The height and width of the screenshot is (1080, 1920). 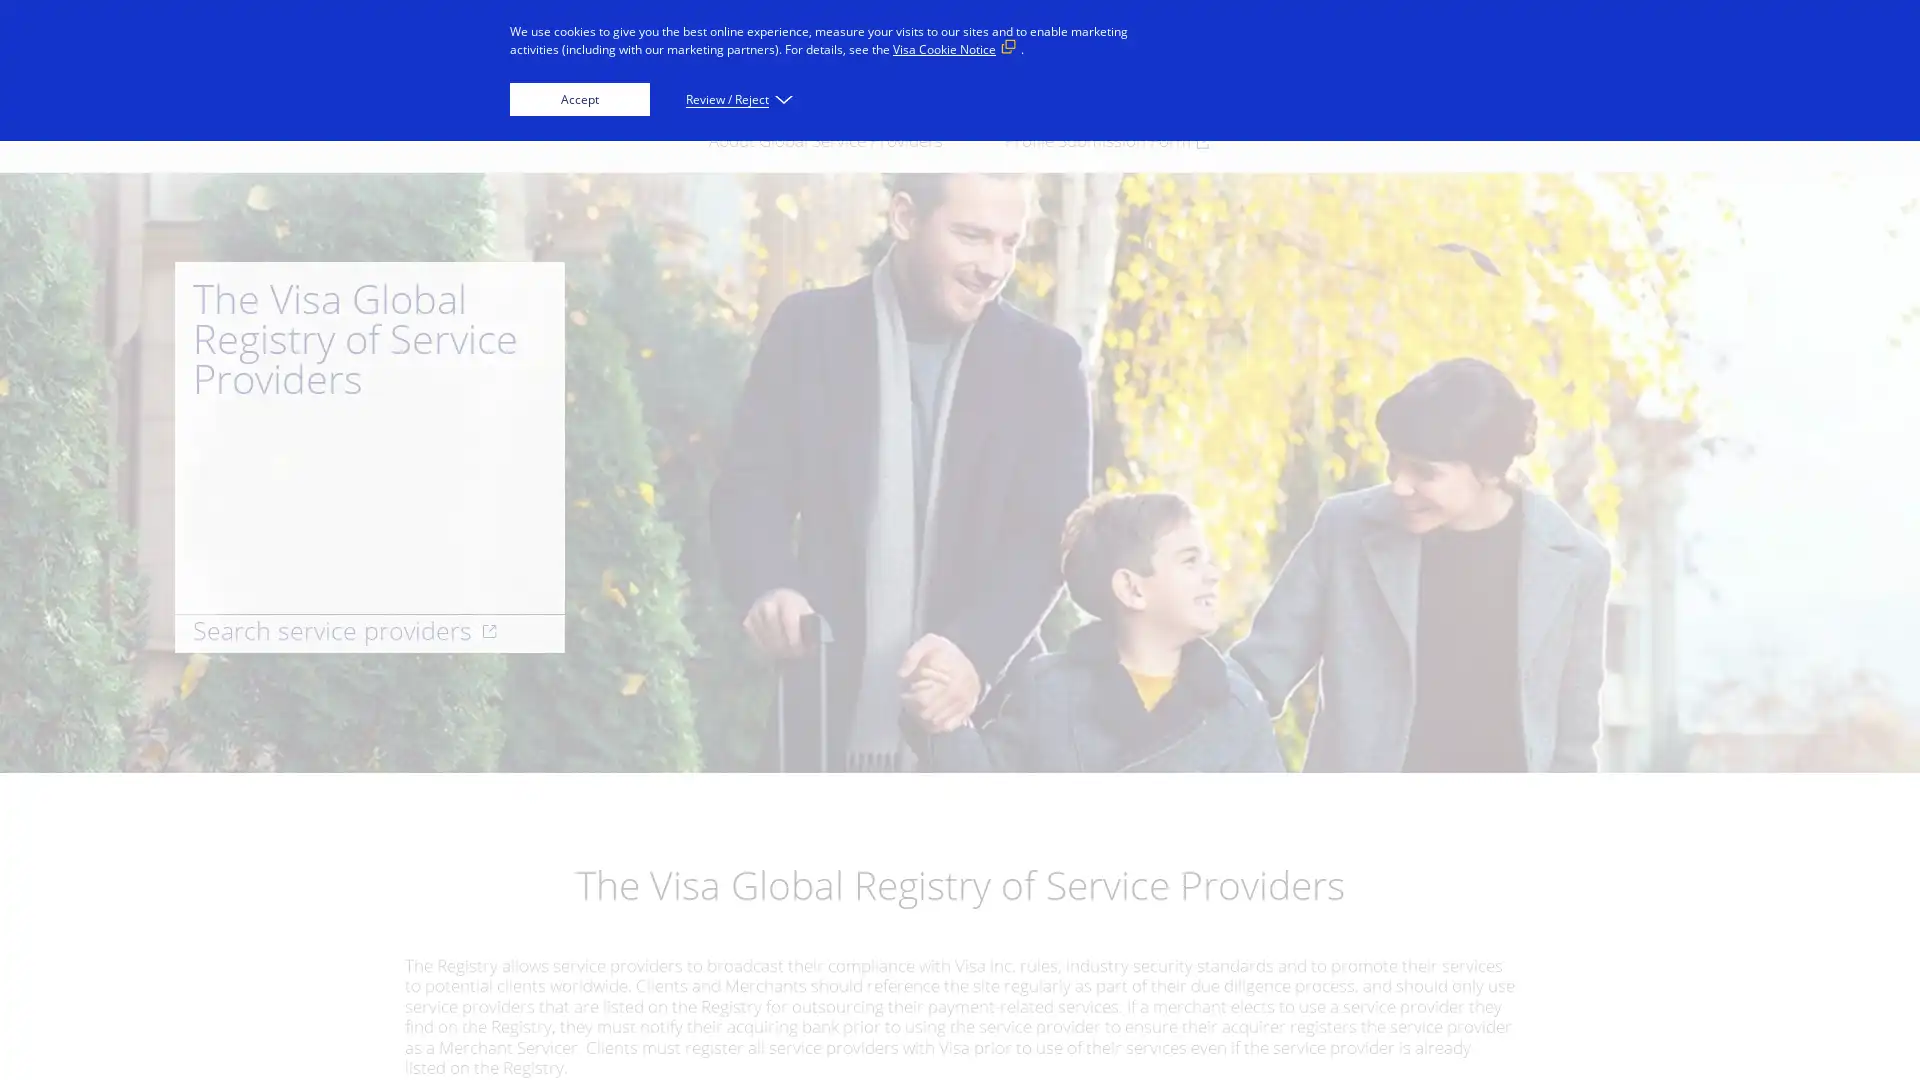 What do you see at coordinates (579, 99) in the screenshot?
I see `Accept` at bounding box center [579, 99].